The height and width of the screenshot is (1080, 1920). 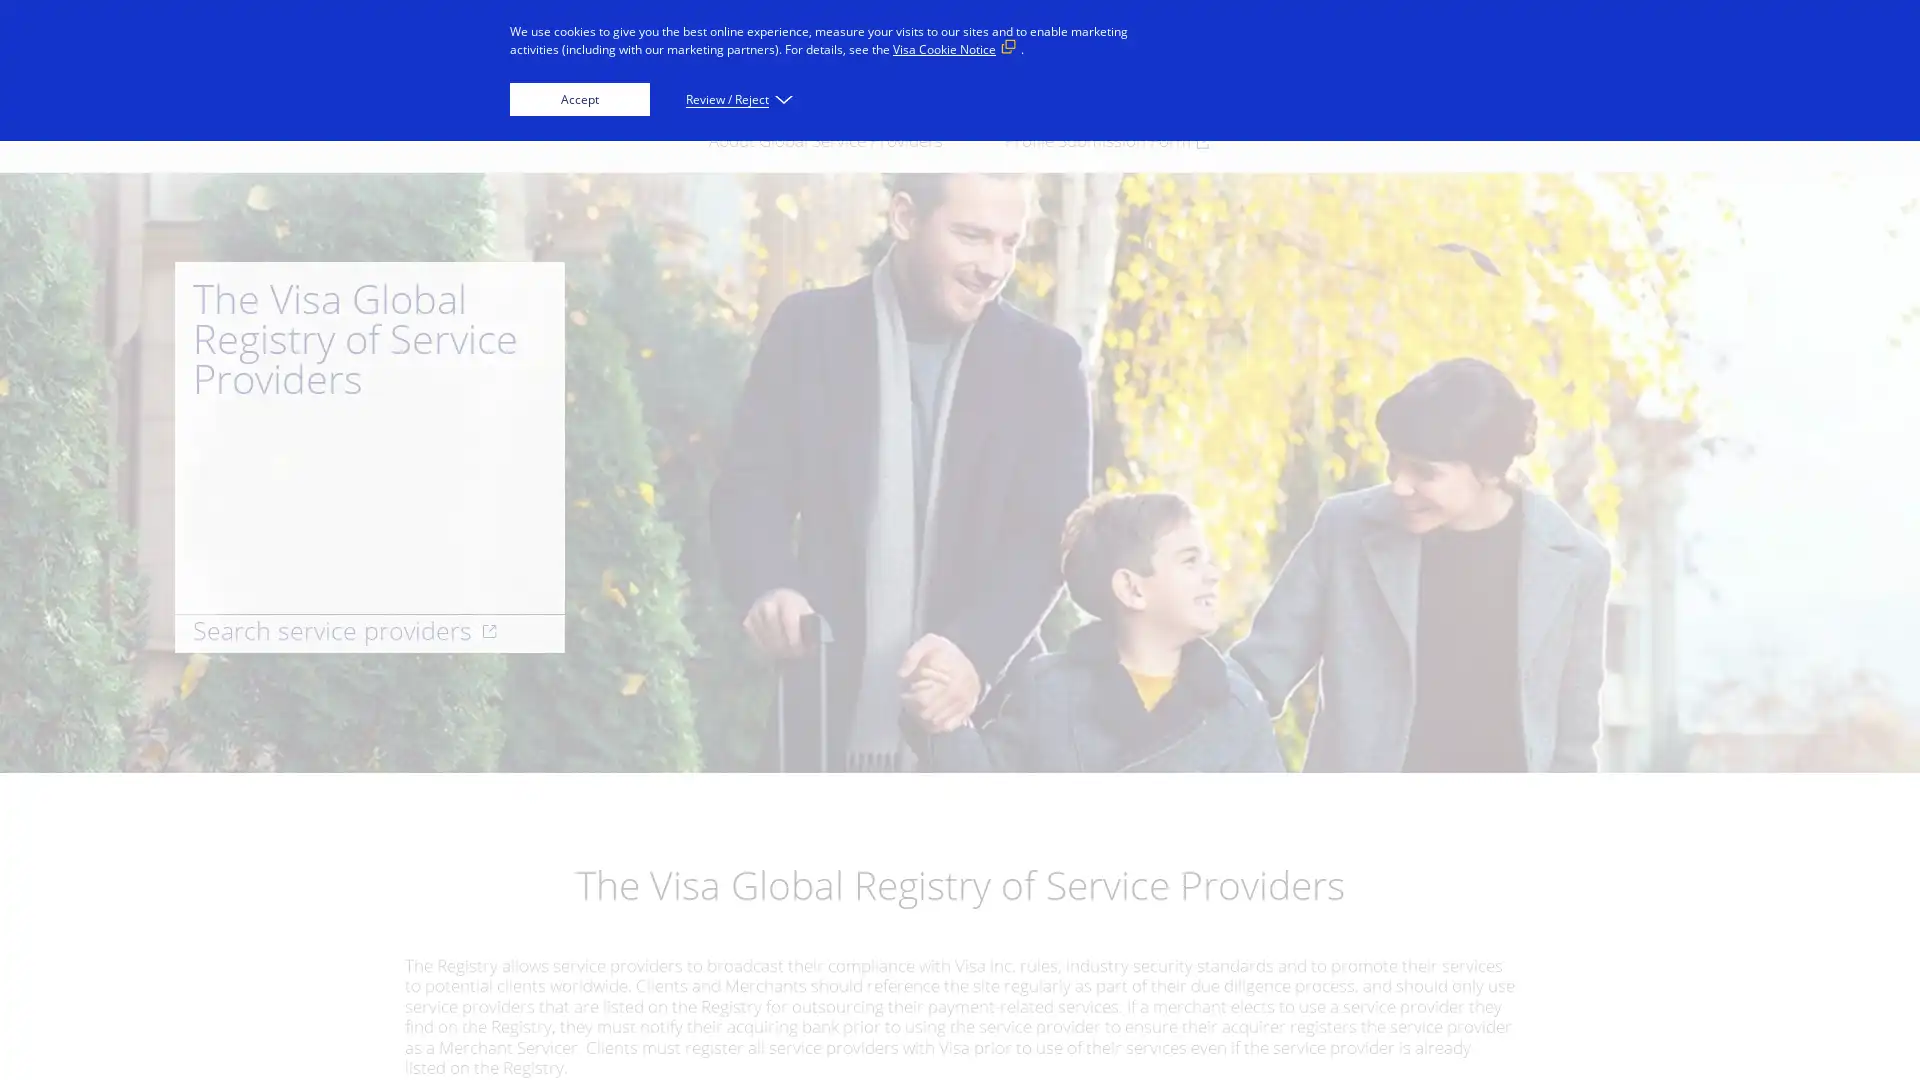 What do you see at coordinates (579, 99) in the screenshot?
I see `Accept` at bounding box center [579, 99].